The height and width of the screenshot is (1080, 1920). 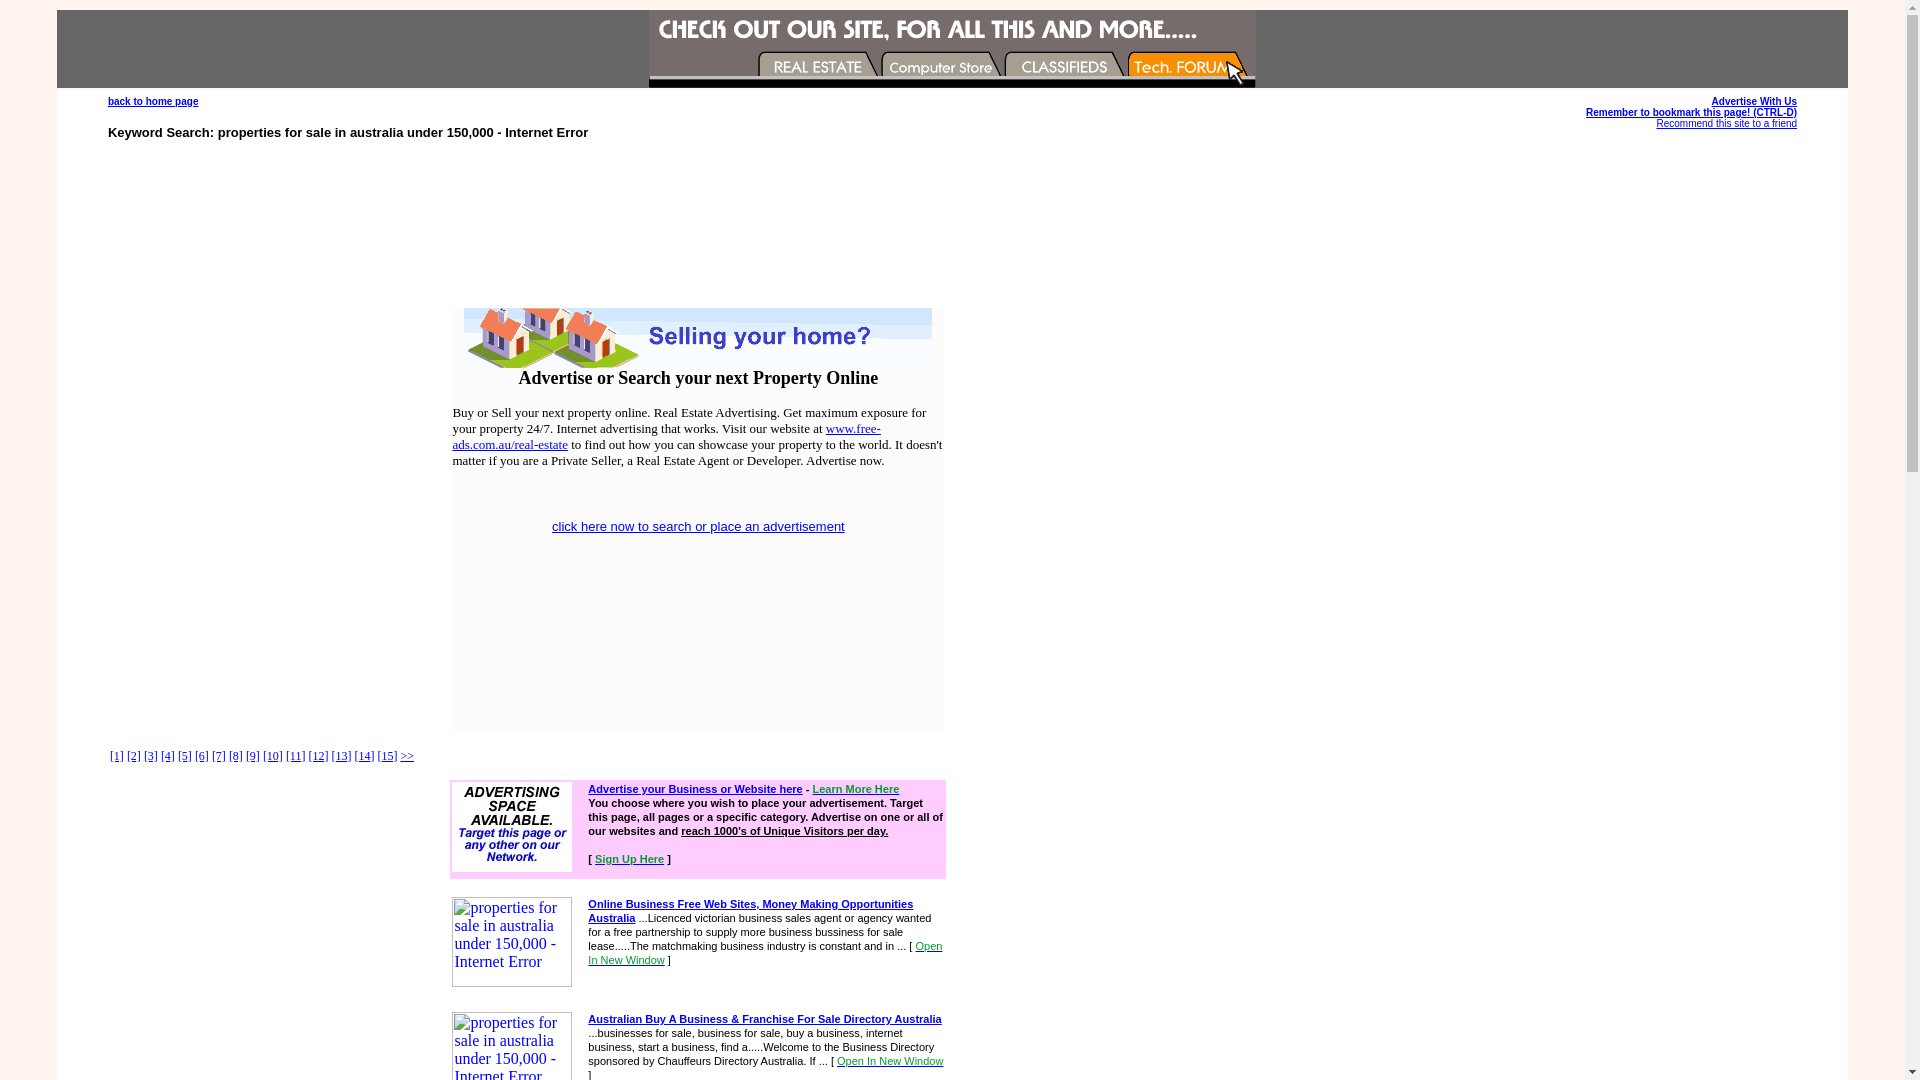 I want to click on 'click here now to search or place an advertisement', so click(x=698, y=525).